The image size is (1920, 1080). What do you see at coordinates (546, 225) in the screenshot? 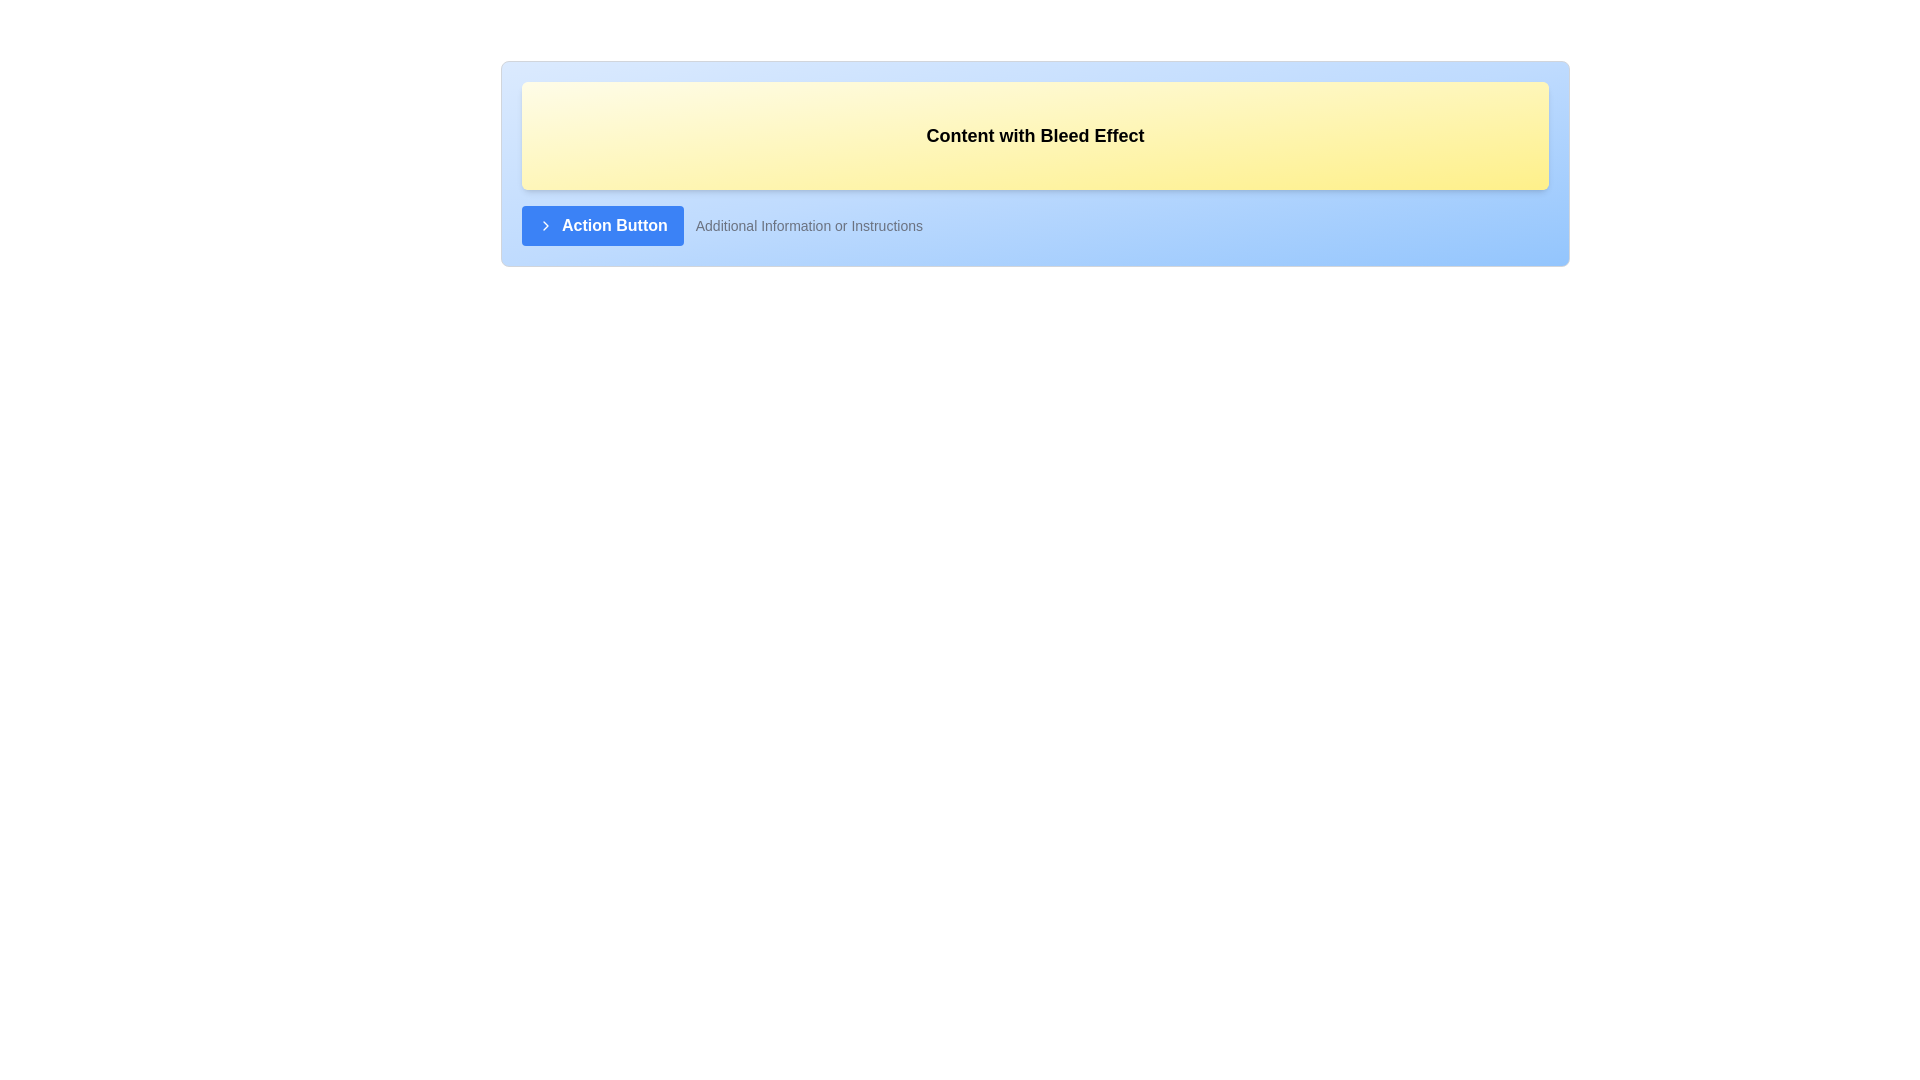
I see `the right-facing chevron icon embedded in the 'Action Button', located in the bottom-left region of the interface under the yellow content box` at bounding box center [546, 225].